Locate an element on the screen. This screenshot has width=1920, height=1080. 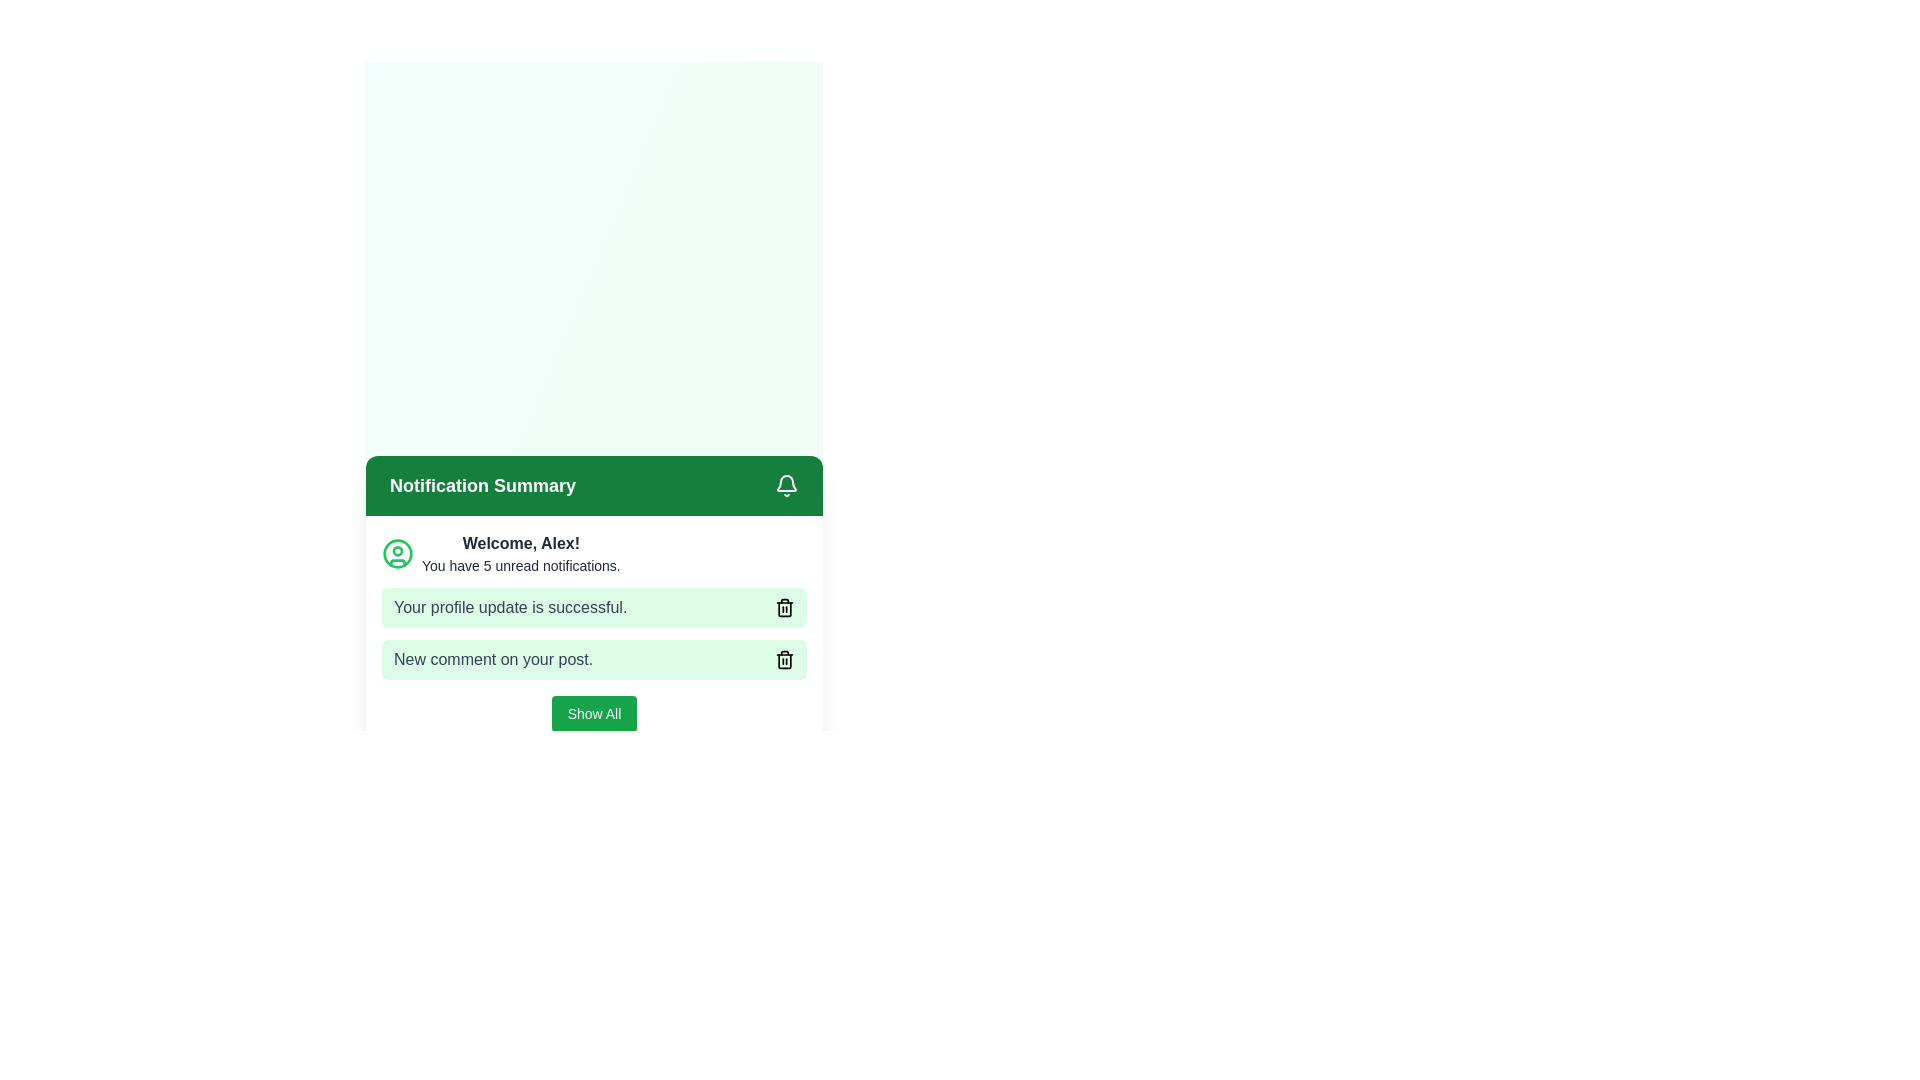
the Notification list element located under the 'Notification Summary' header, which displays updates about account actions is located at coordinates (593, 633).